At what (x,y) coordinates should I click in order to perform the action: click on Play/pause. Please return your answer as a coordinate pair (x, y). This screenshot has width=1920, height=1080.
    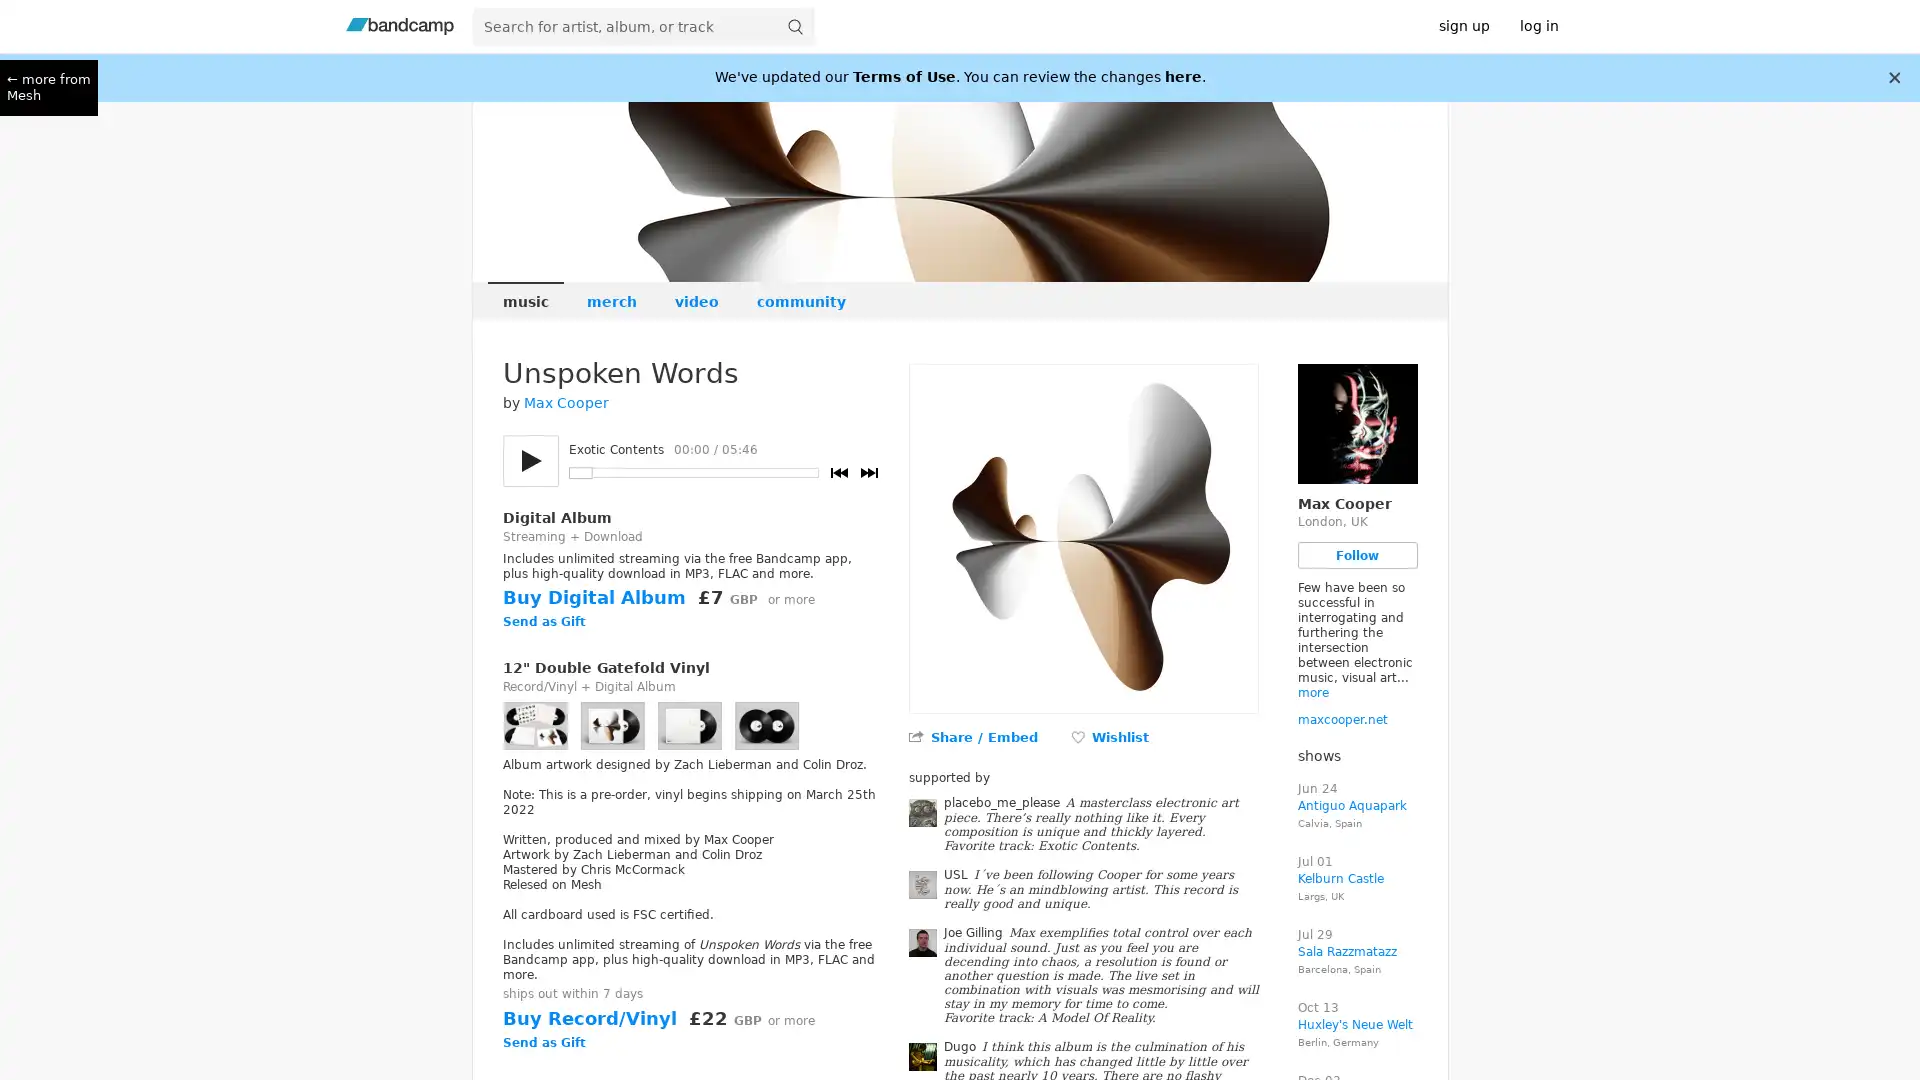
    Looking at the image, I should click on (529, 461).